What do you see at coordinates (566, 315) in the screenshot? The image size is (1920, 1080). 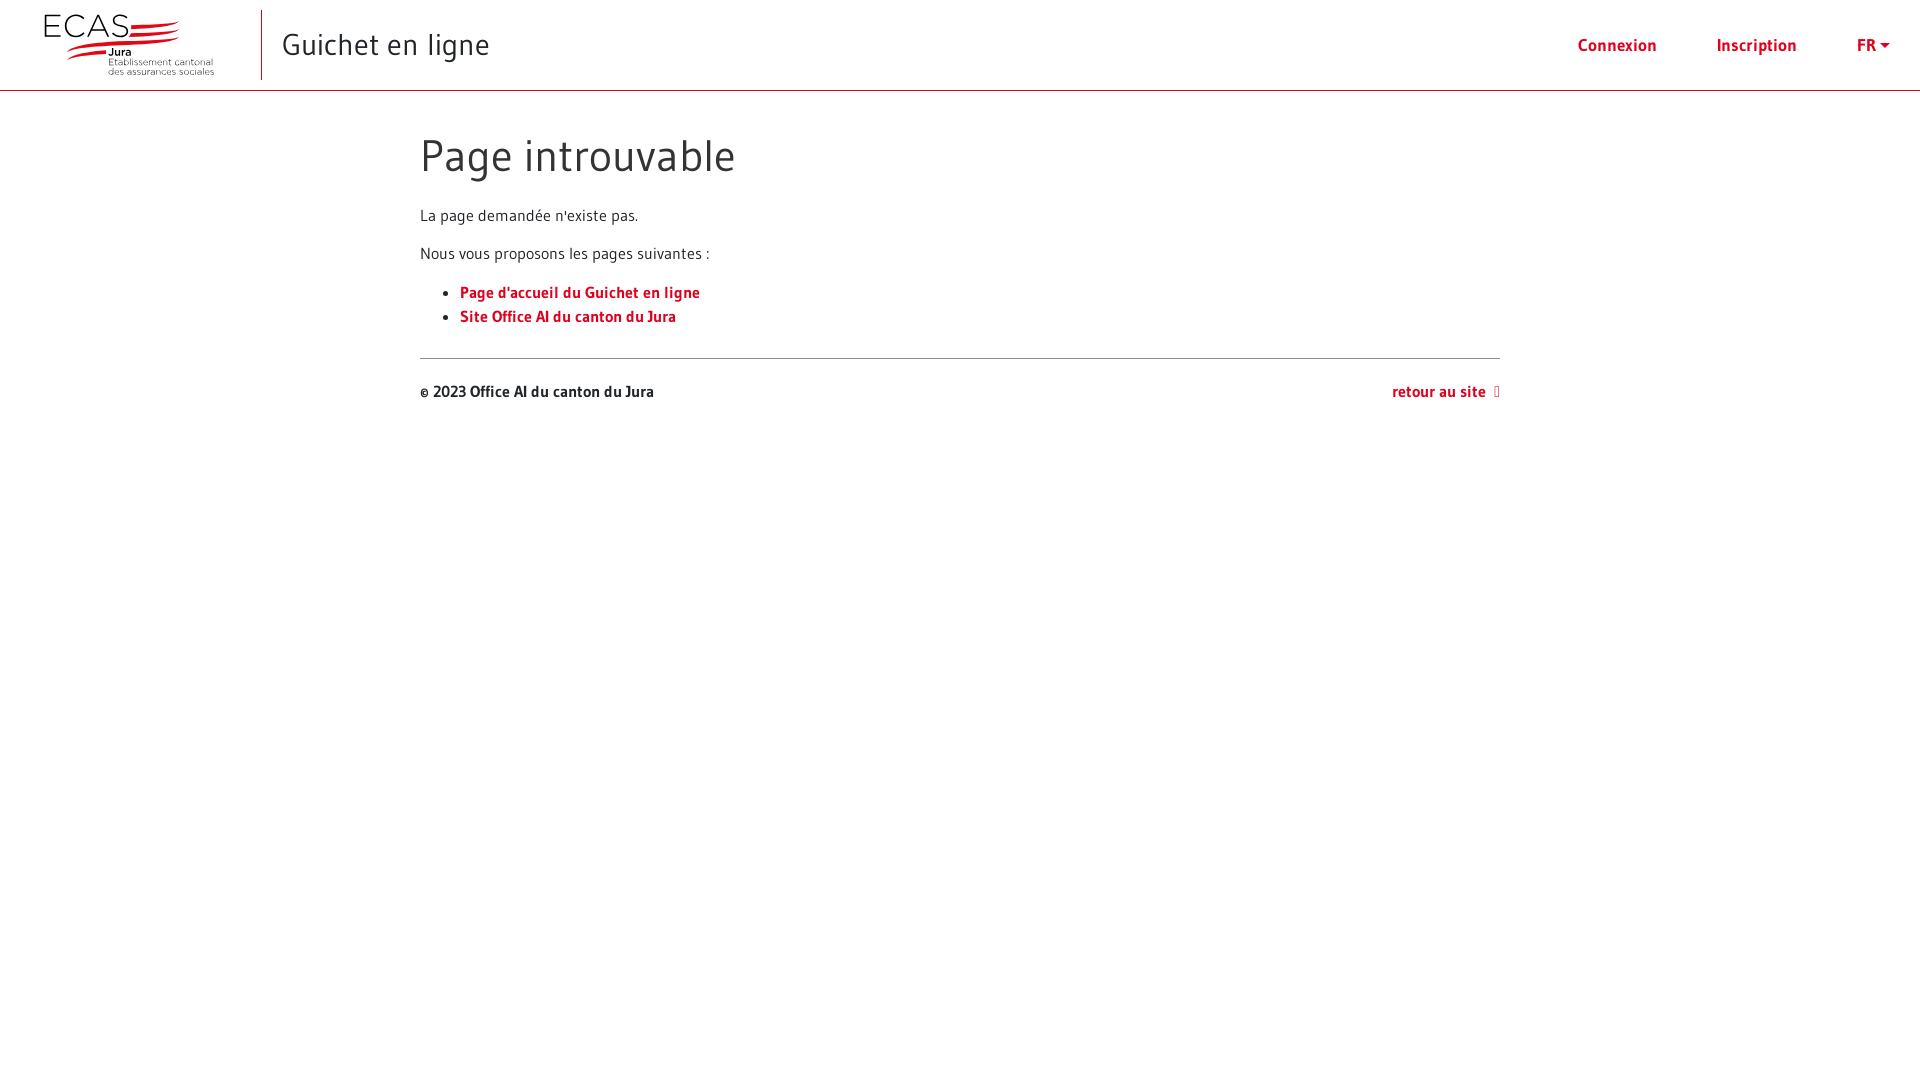 I see `'Site Office AI du canton du Jura'` at bounding box center [566, 315].